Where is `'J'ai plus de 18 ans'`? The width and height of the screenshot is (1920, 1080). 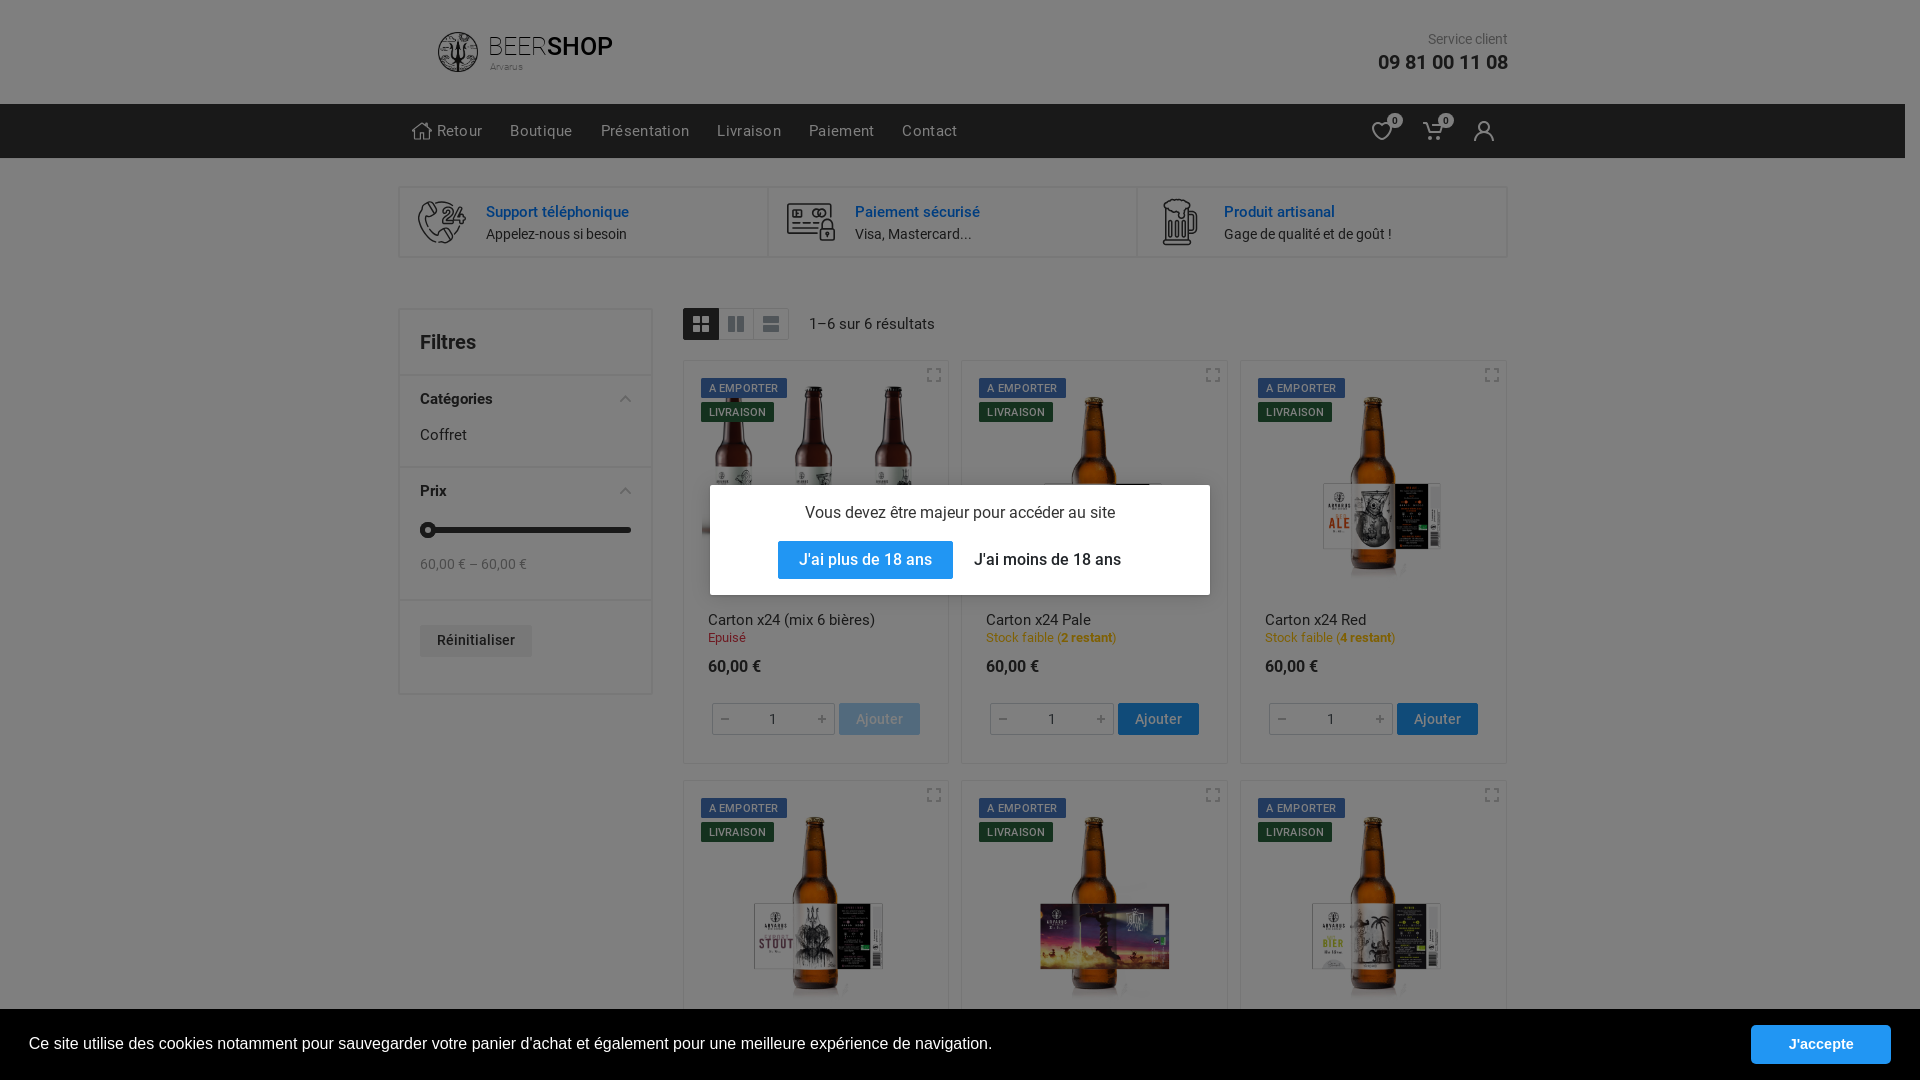 'J'ai plus de 18 ans' is located at coordinates (865, 559).